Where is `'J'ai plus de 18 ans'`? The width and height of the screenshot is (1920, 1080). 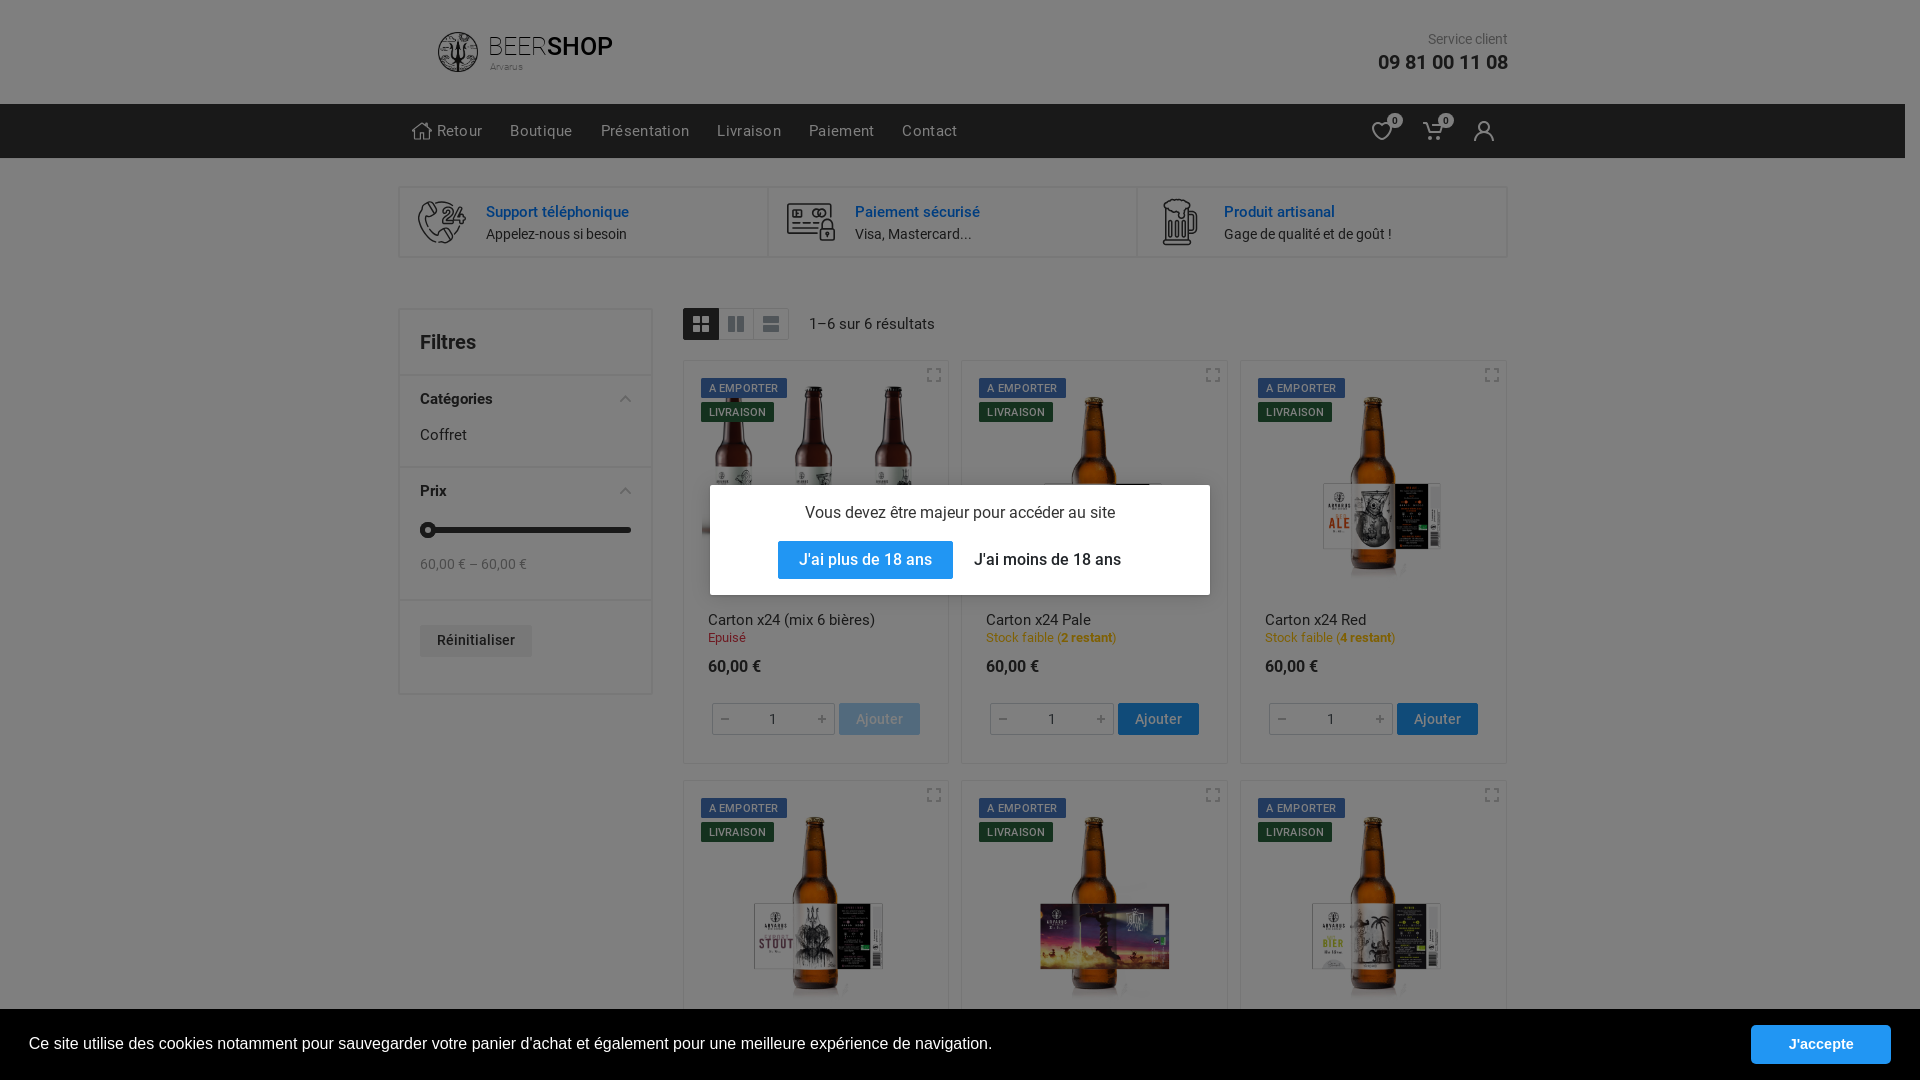 'J'ai plus de 18 ans' is located at coordinates (865, 559).